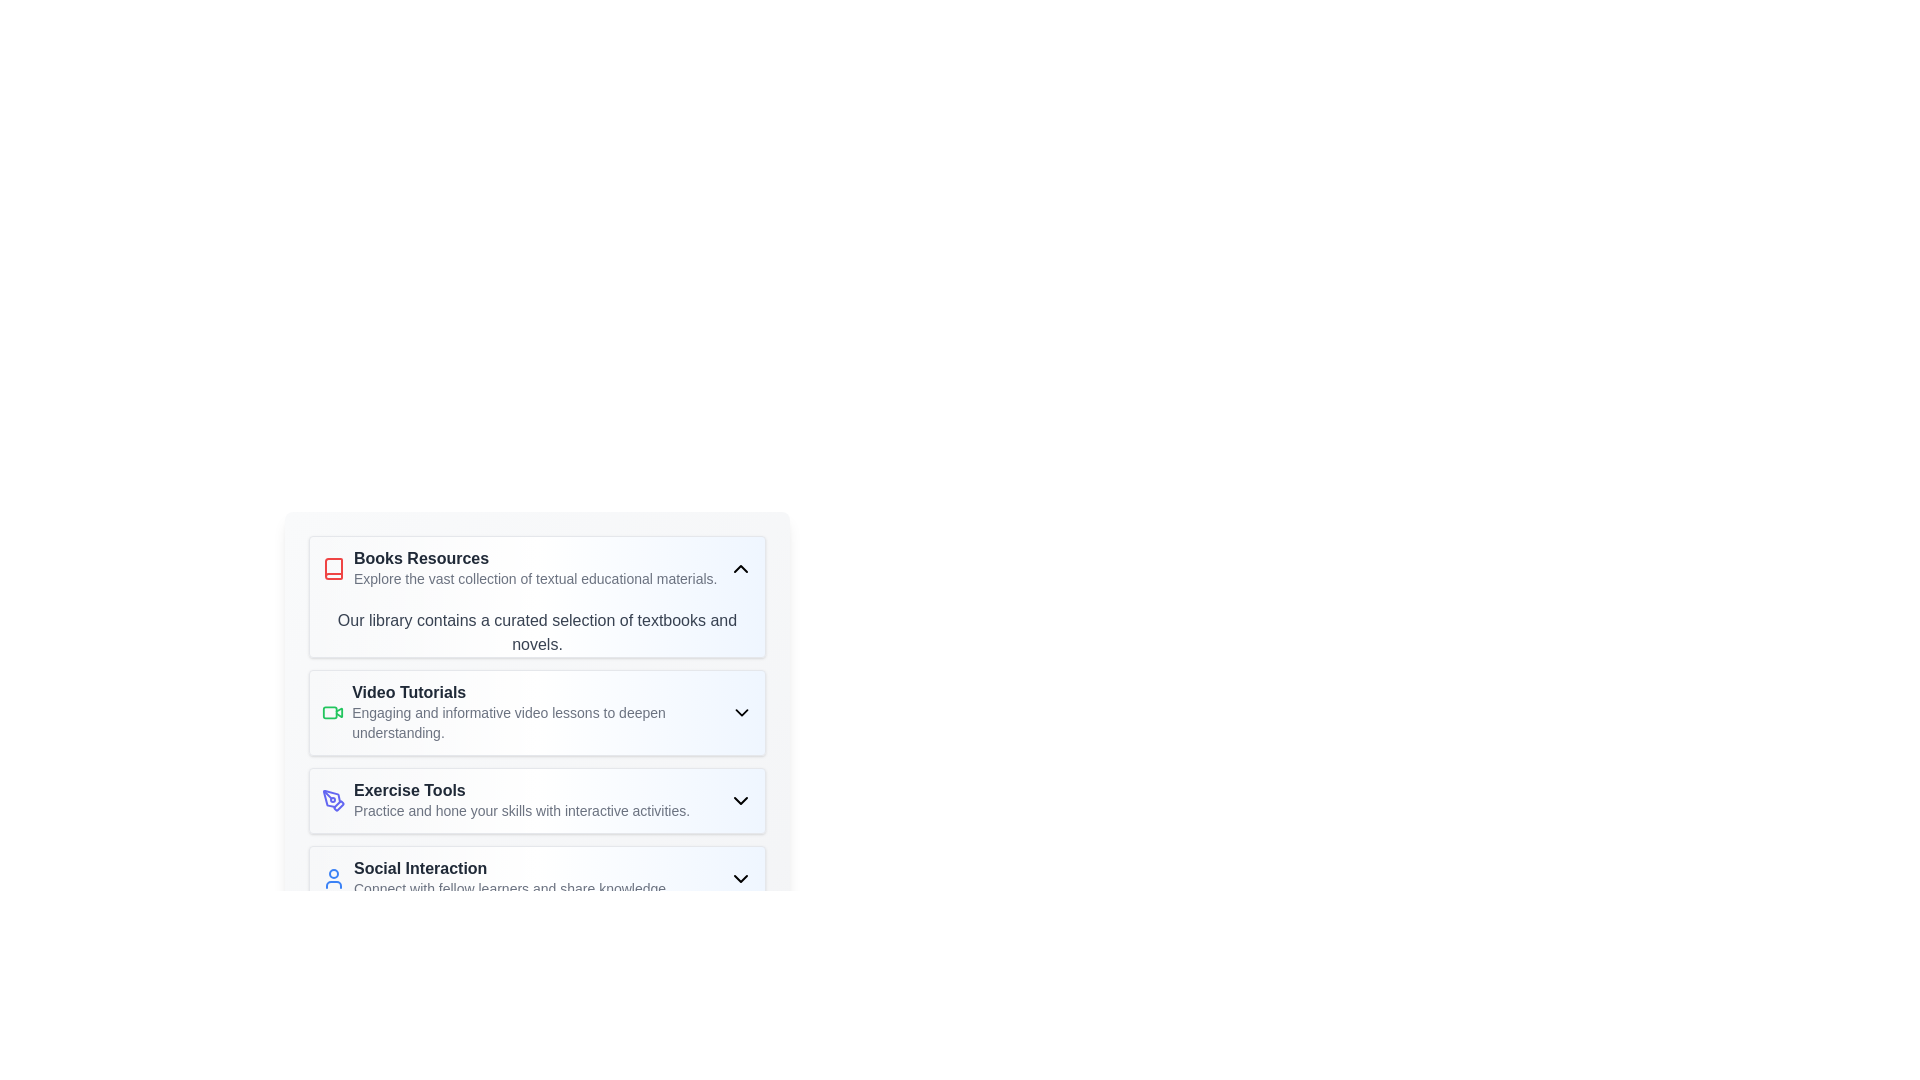  What do you see at coordinates (506, 800) in the screenshot?
I see `the 'Exercise Tools' header element, which features a blue icon on the left and contains the text 'Exercise Tools' and subtext 'Practice and hone your skills with interactive activities.'` at bounding box center [506, 800].